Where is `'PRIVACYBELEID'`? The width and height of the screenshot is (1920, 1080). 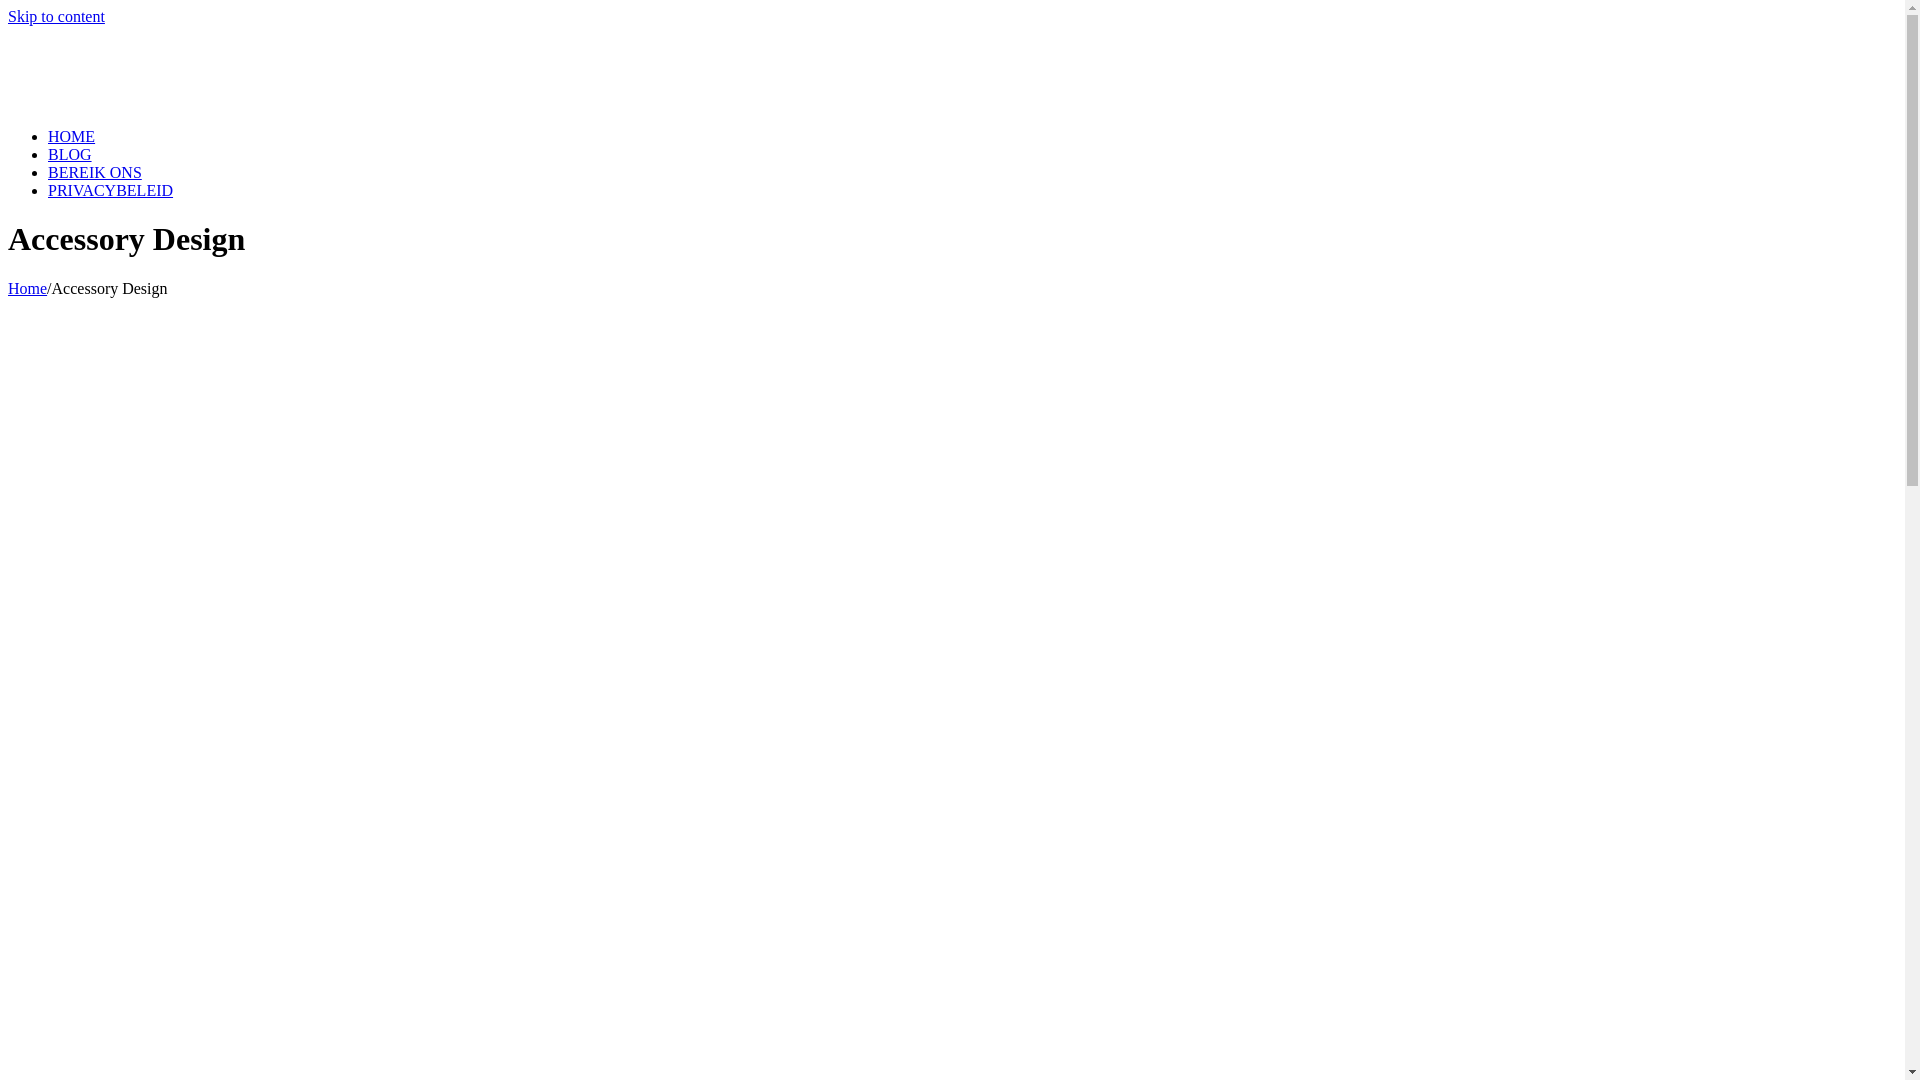
'PRIVACYBELEID' is located at coordinates (109, 190).